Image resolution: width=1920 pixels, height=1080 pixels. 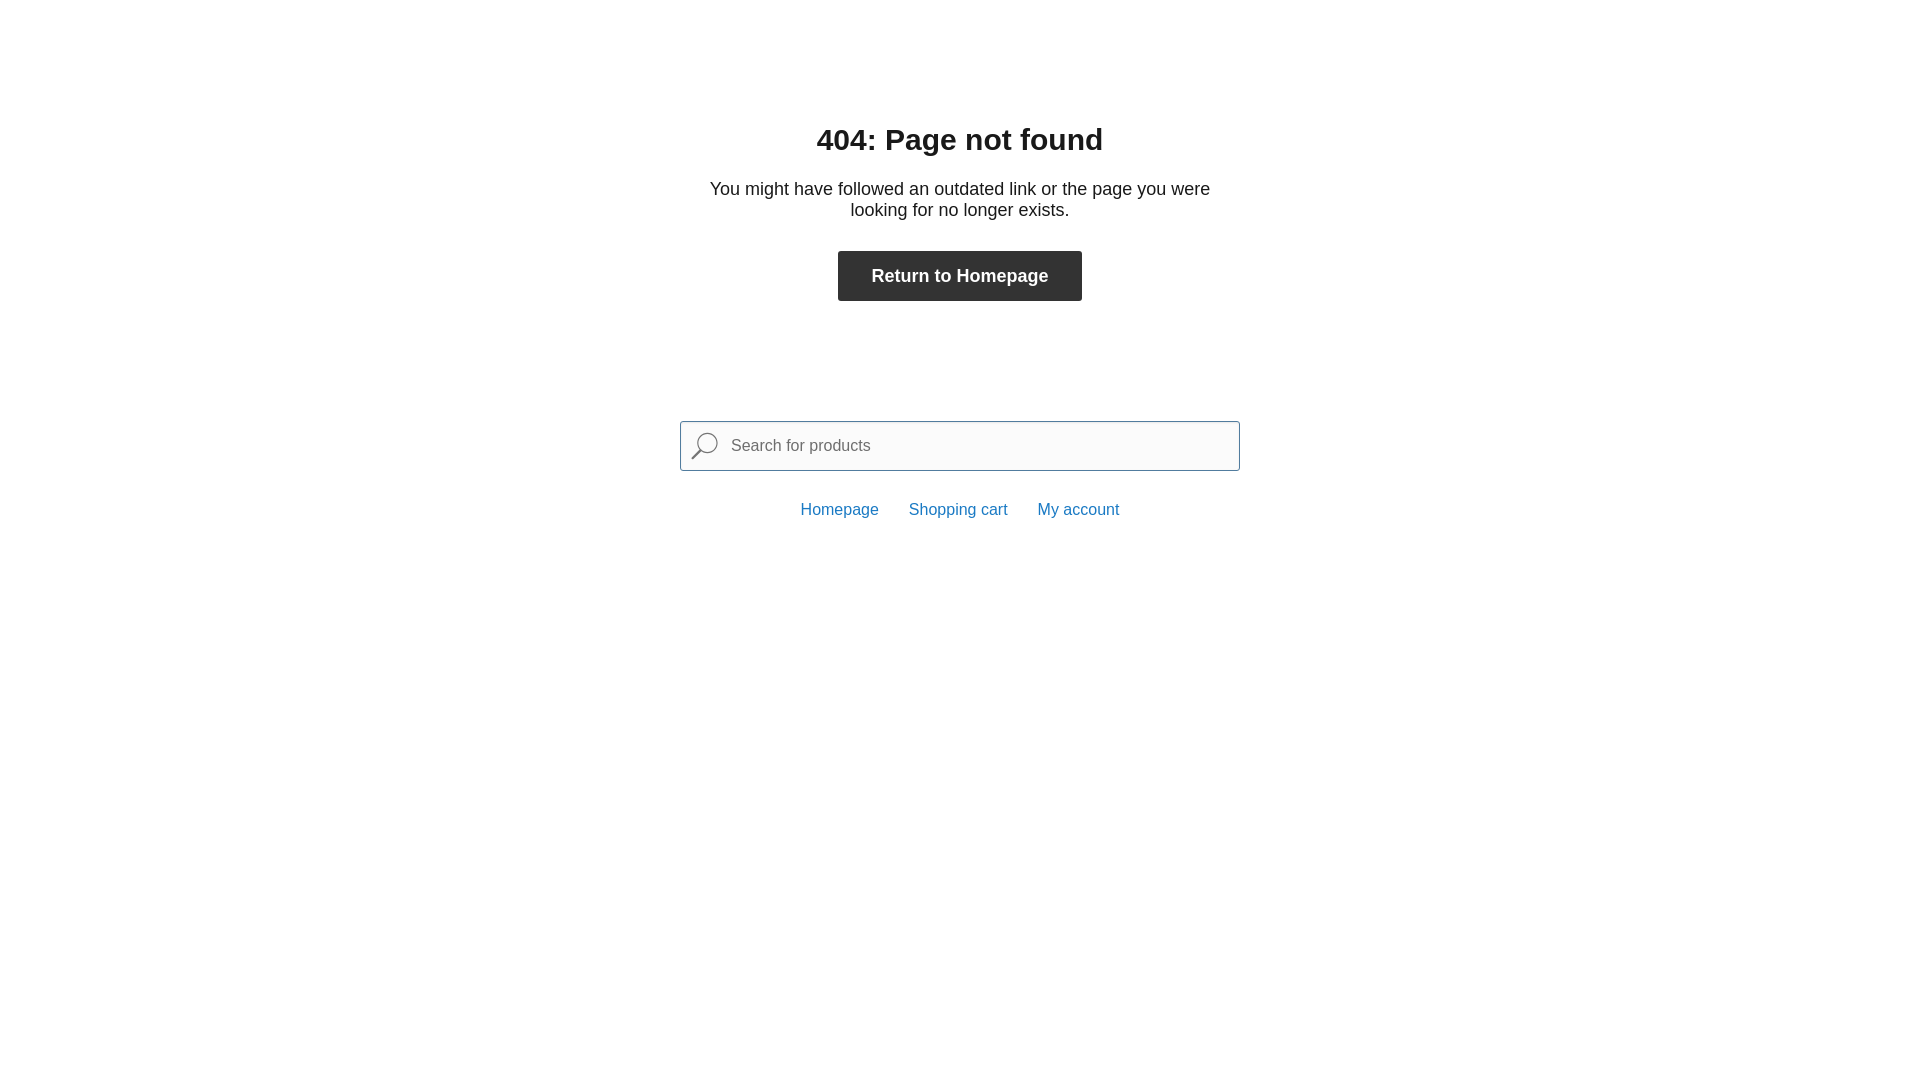 I want to click on 'Shopping cart', so click(x=957, y=508).